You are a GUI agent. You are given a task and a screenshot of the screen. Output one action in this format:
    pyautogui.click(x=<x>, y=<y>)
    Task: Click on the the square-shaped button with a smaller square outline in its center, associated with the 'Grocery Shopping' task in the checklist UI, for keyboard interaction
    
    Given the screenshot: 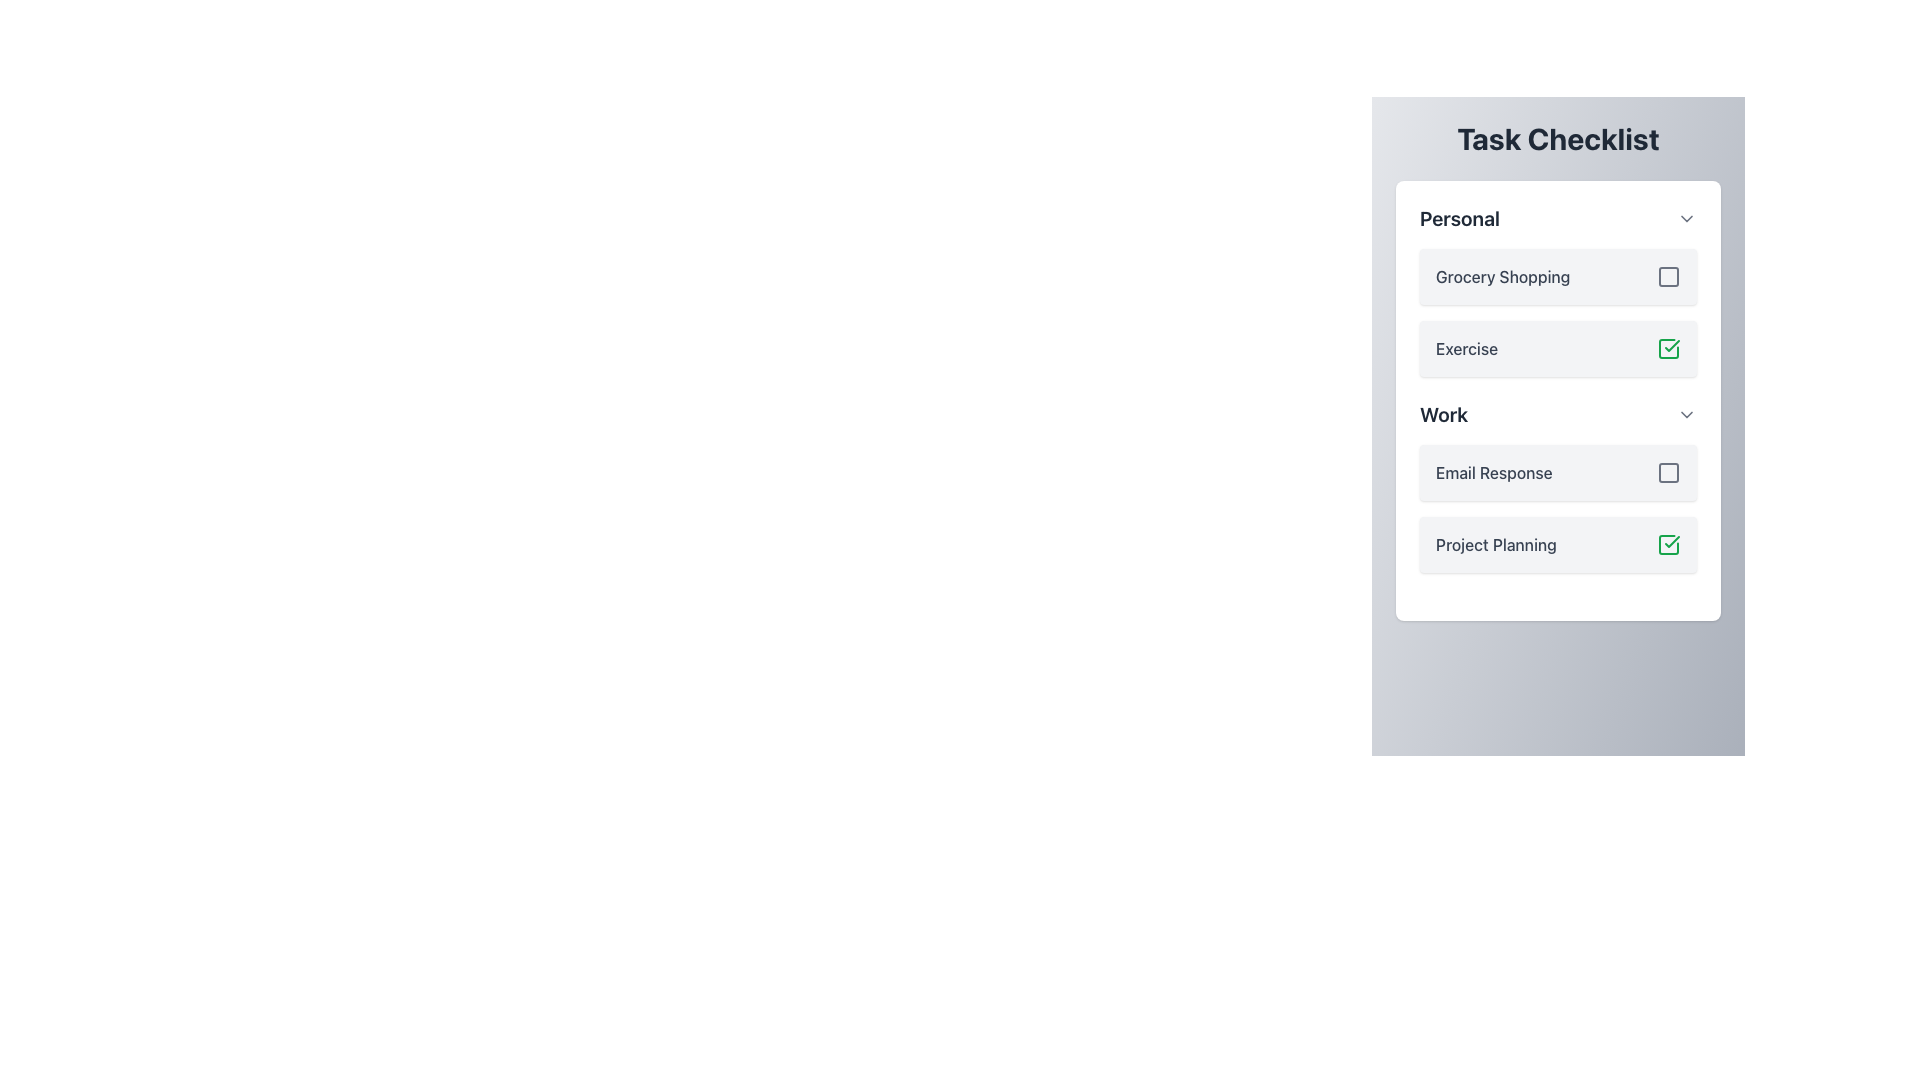 What is the action you would take?
    pyautogui.click(x=1669, y=277)
    